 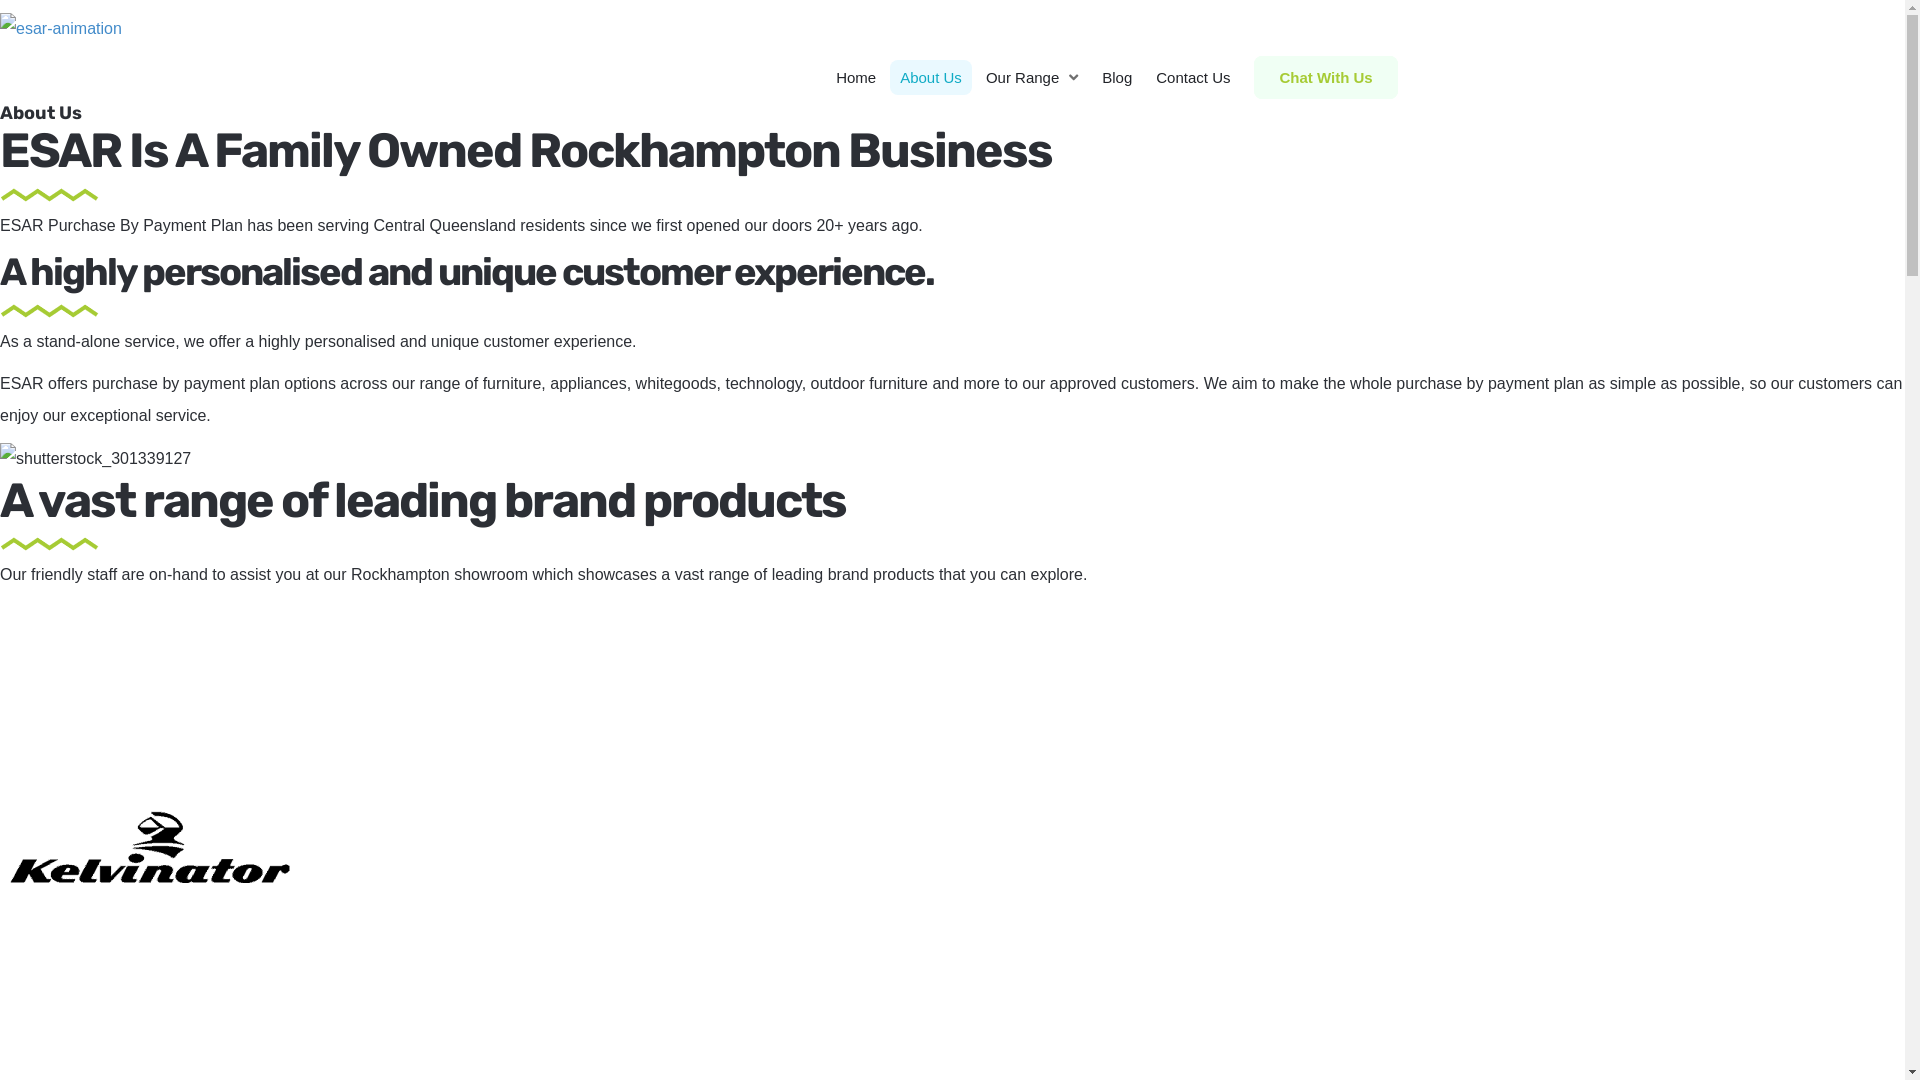 I want to click on 'greenzig (1)', so click(x=49, y=195).